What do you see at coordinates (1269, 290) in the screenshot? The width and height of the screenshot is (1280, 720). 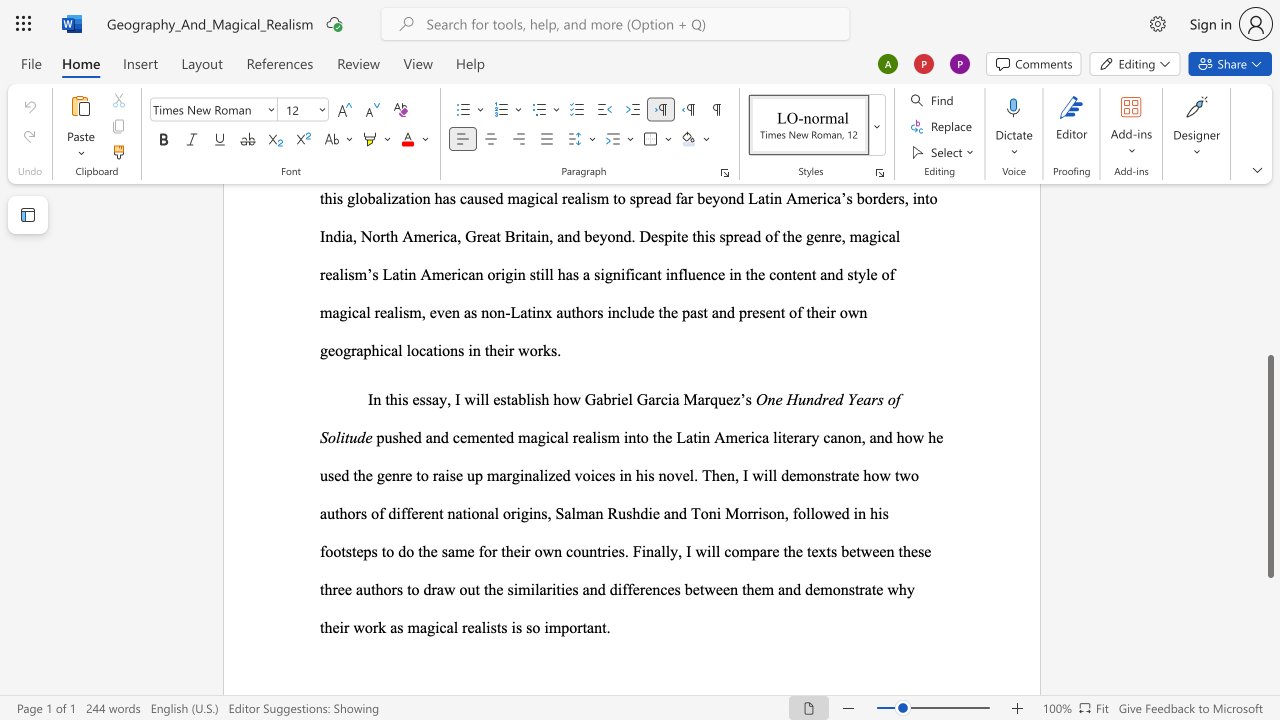 I see `the scrollbar on the right` at bounding box center [1269, 290].